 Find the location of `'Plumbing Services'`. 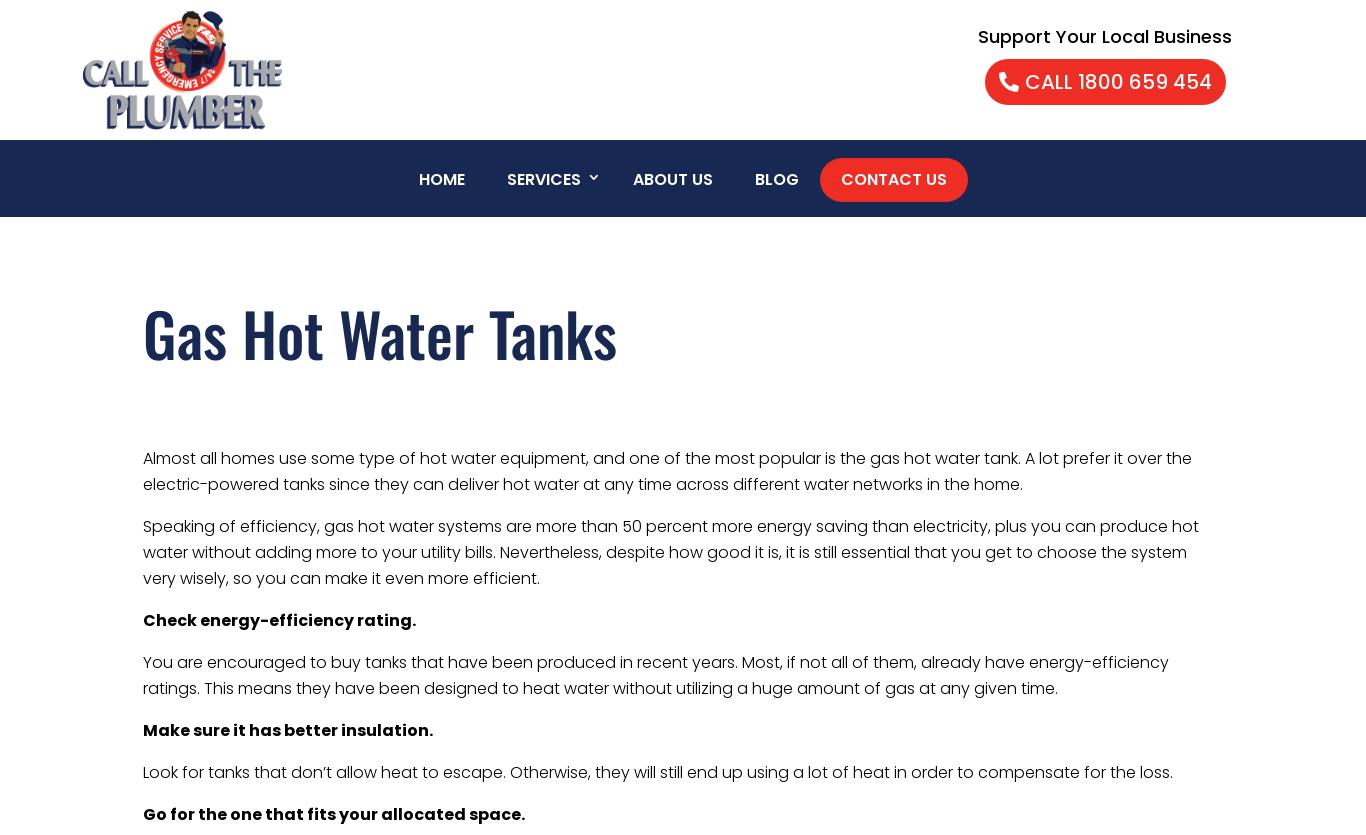

'Plumbing Services' is located at coordinates (596, 243).